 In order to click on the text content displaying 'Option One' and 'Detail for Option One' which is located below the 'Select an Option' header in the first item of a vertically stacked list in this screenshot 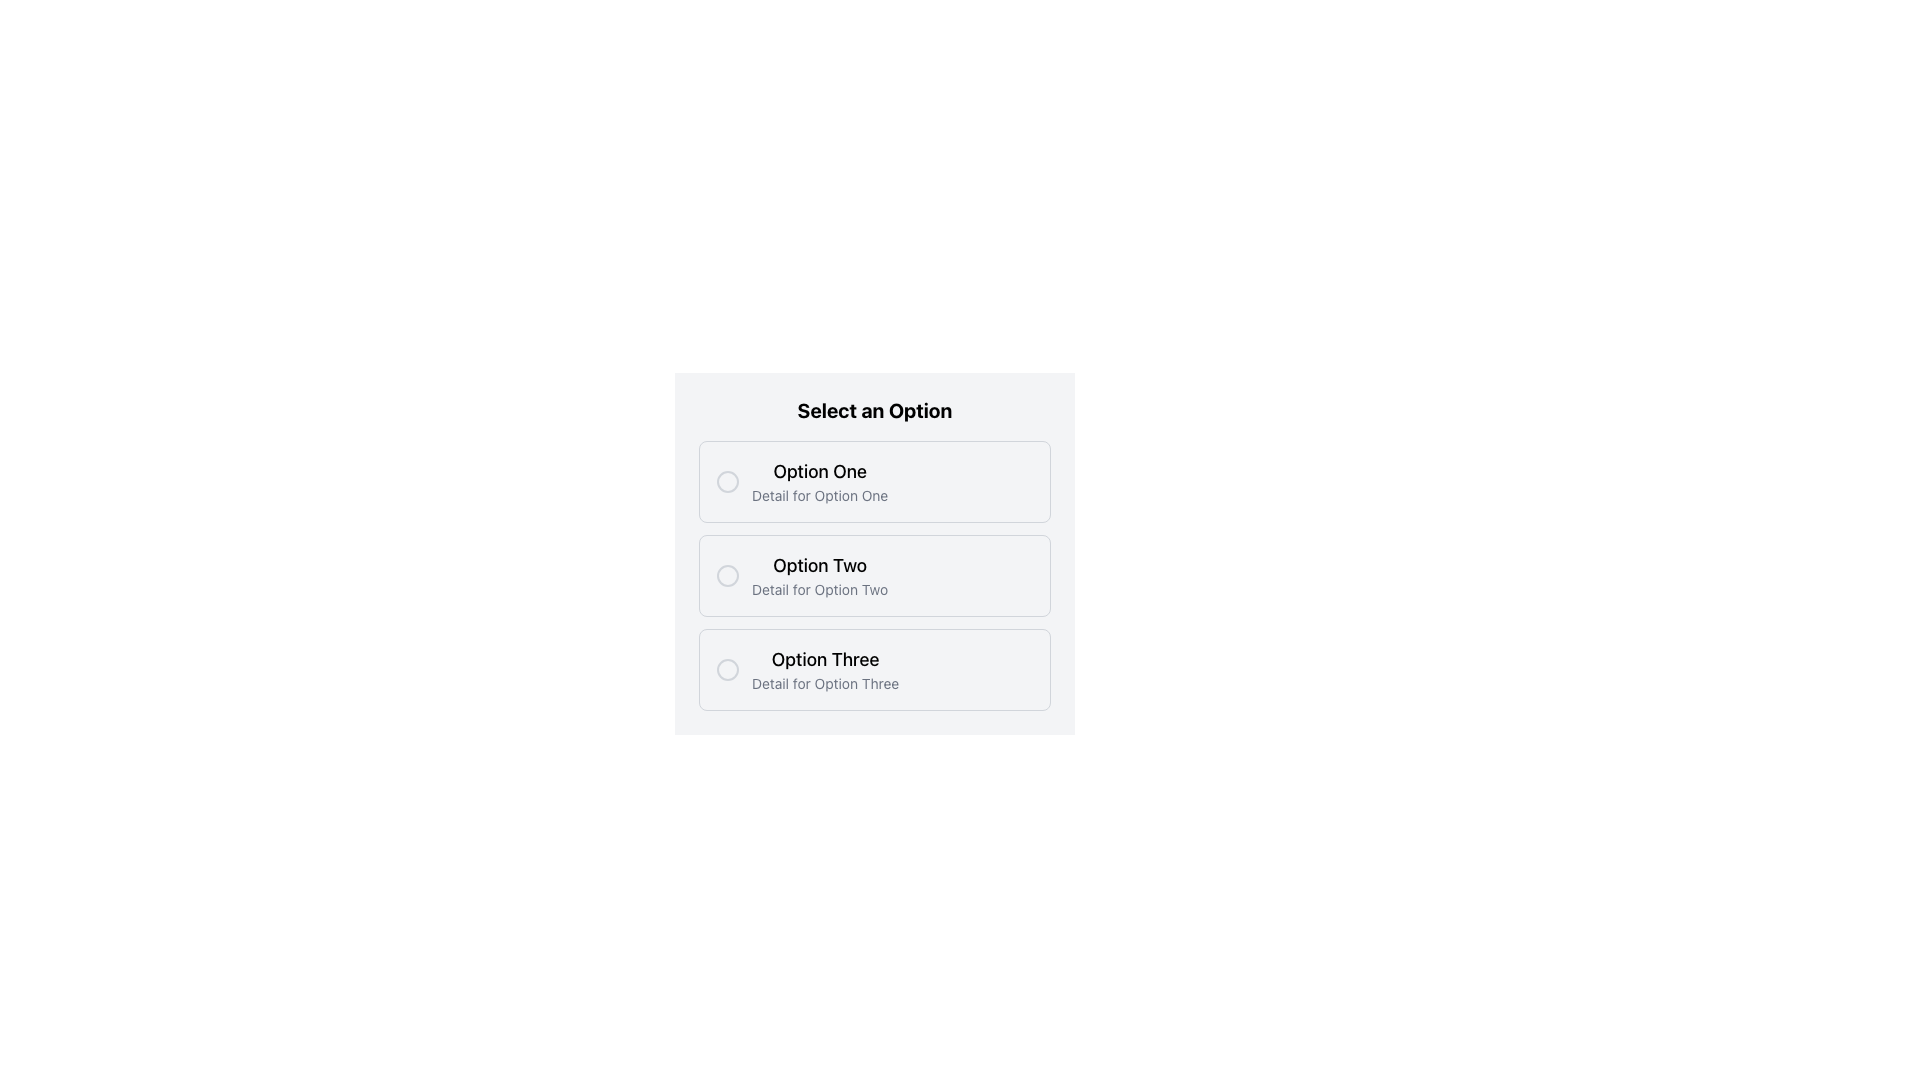, I will do `click(820, 482)`.